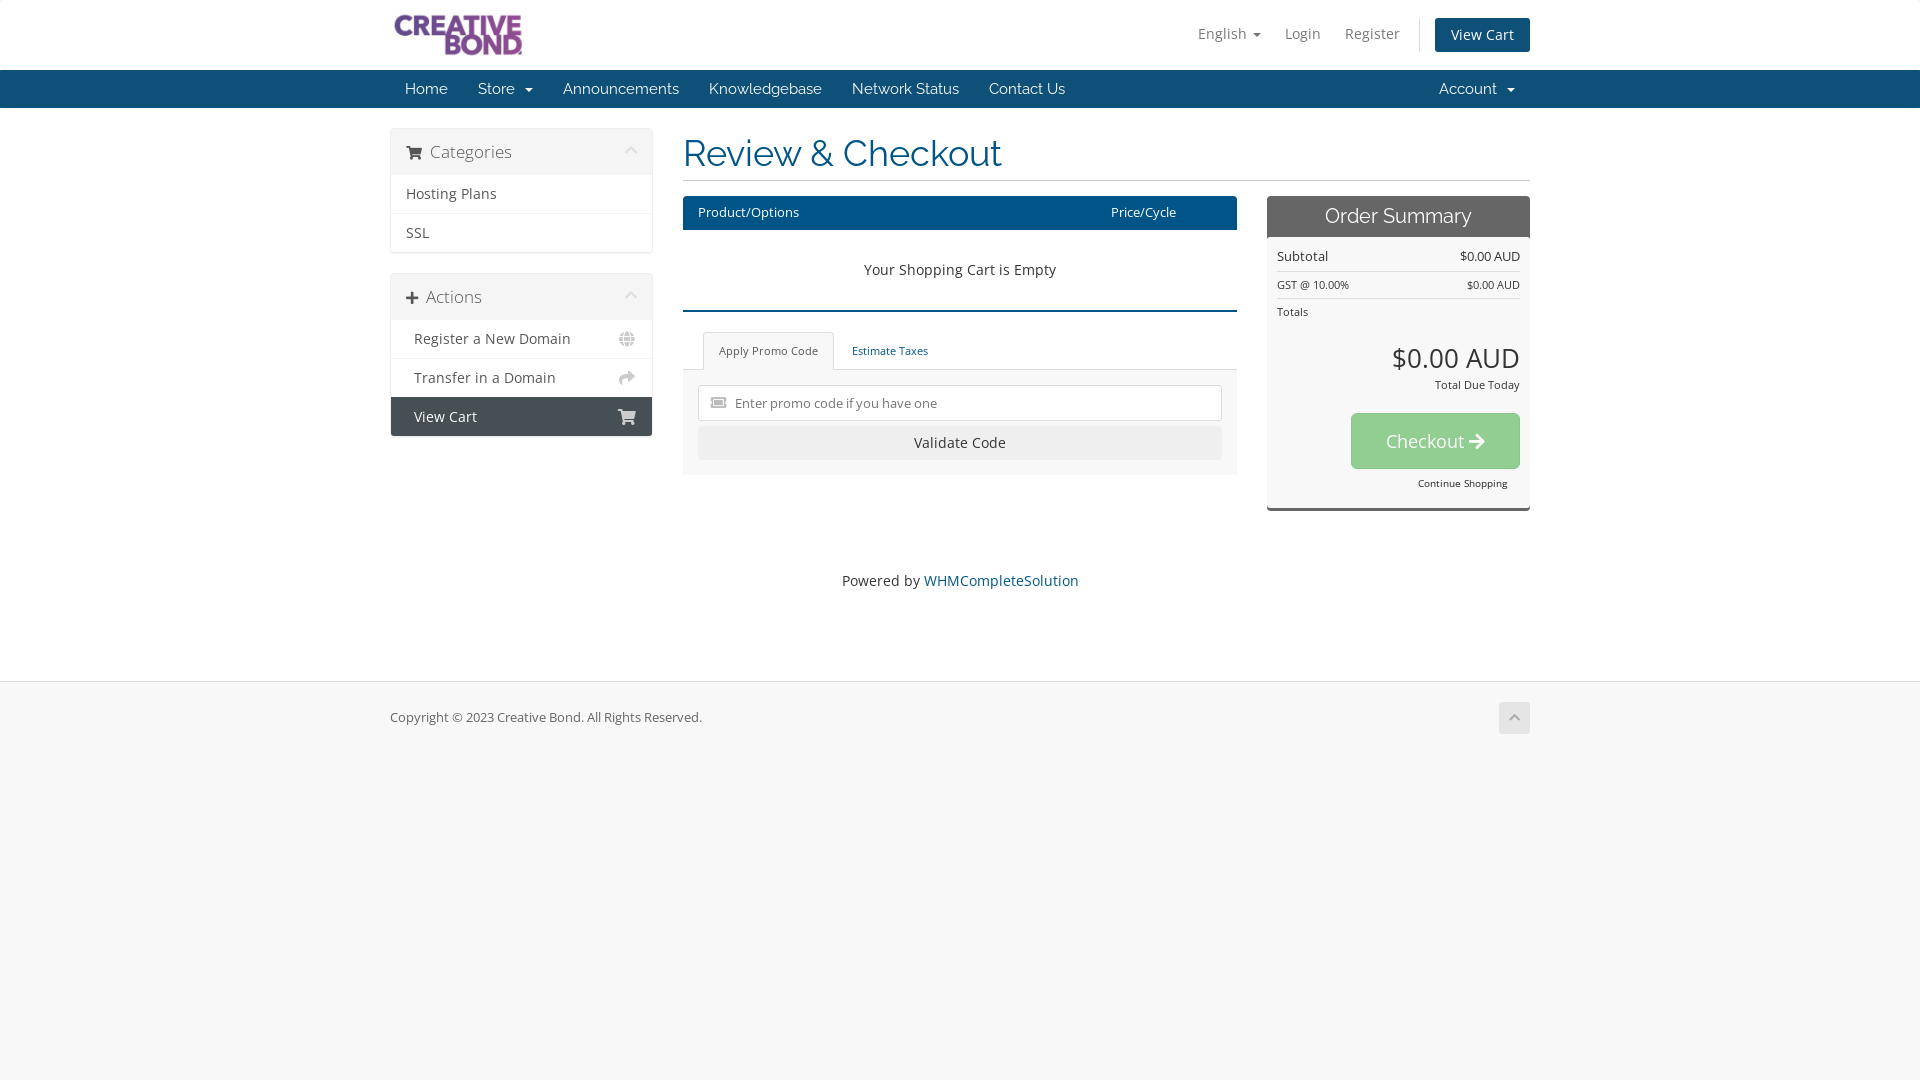 This screenshot has width=1920, height=1080. I want to click on 'WHMCompleteSolution', so click(1001, 580).